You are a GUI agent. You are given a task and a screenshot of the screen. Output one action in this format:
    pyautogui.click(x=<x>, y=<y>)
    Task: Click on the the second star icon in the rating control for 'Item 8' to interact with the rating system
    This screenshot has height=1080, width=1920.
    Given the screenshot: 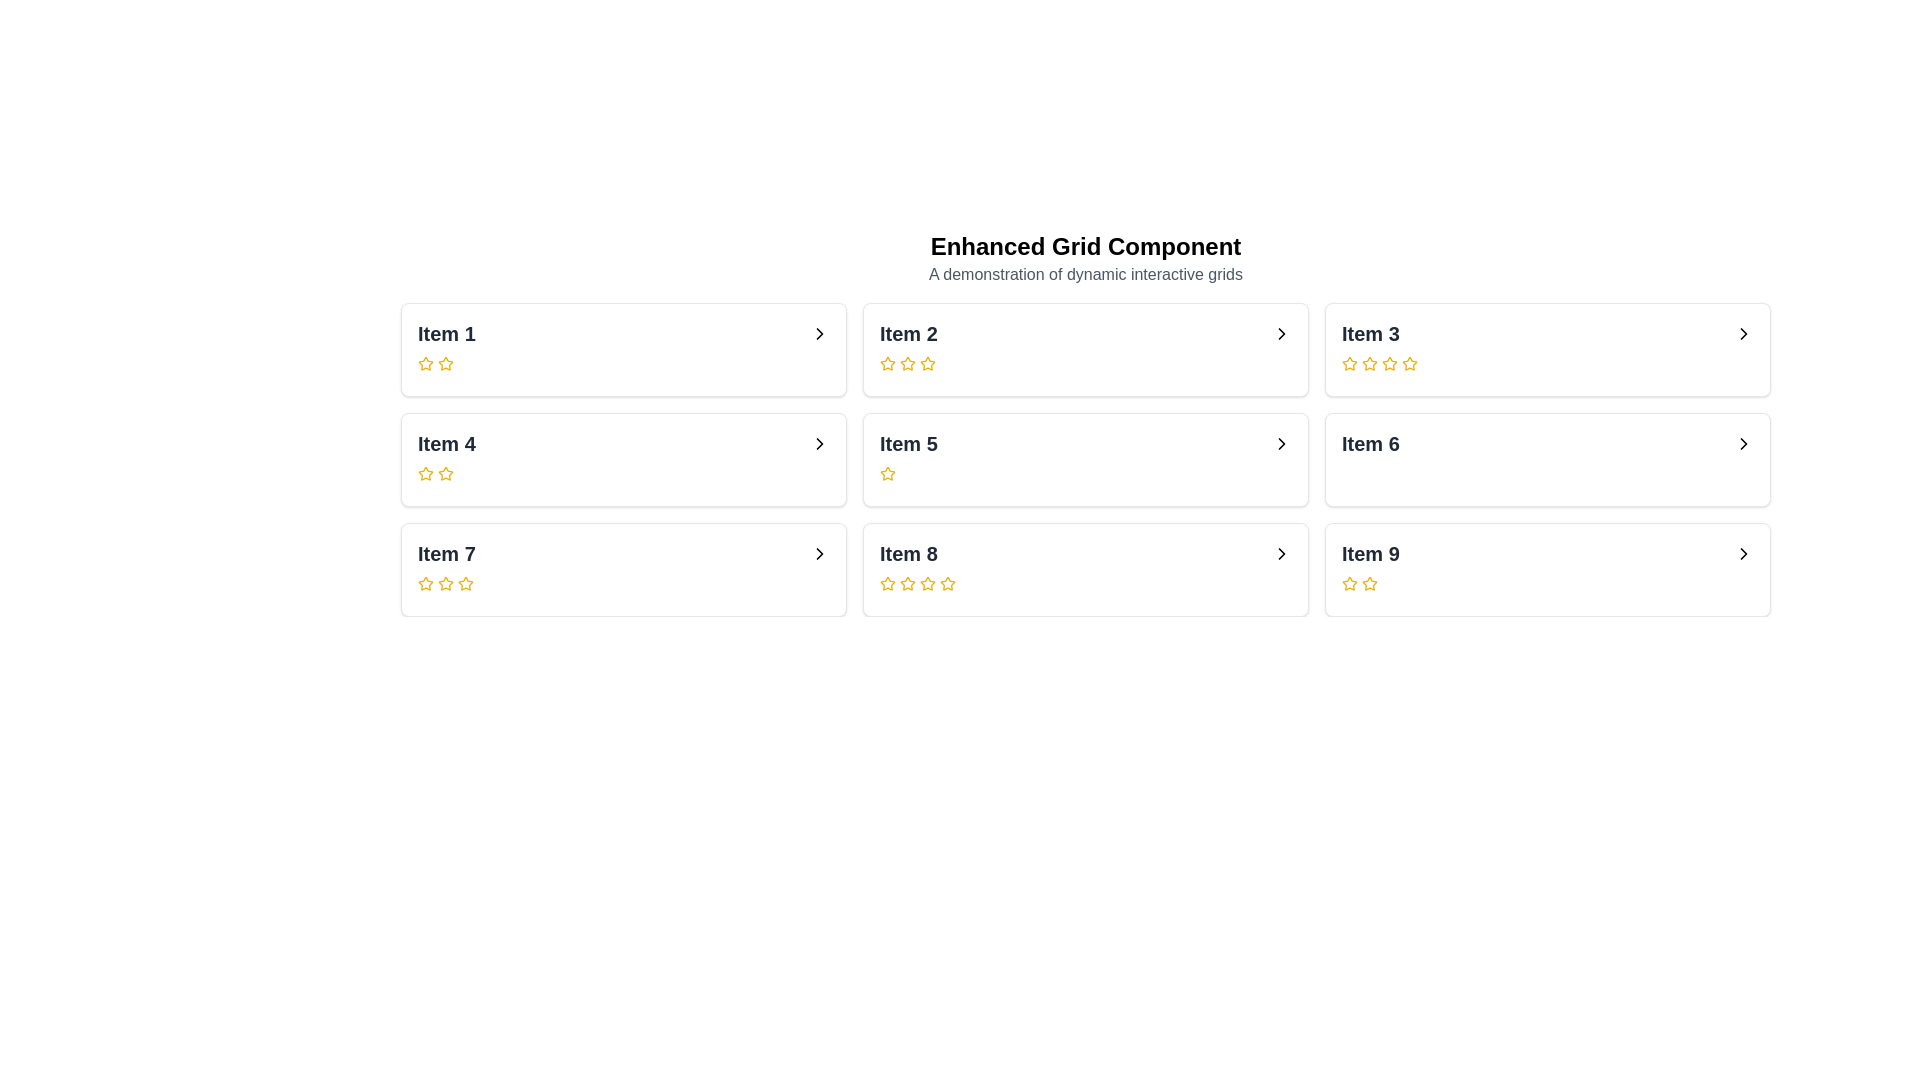 What is the action you would take?
    pyautogui.click(x=906, y=583)
    